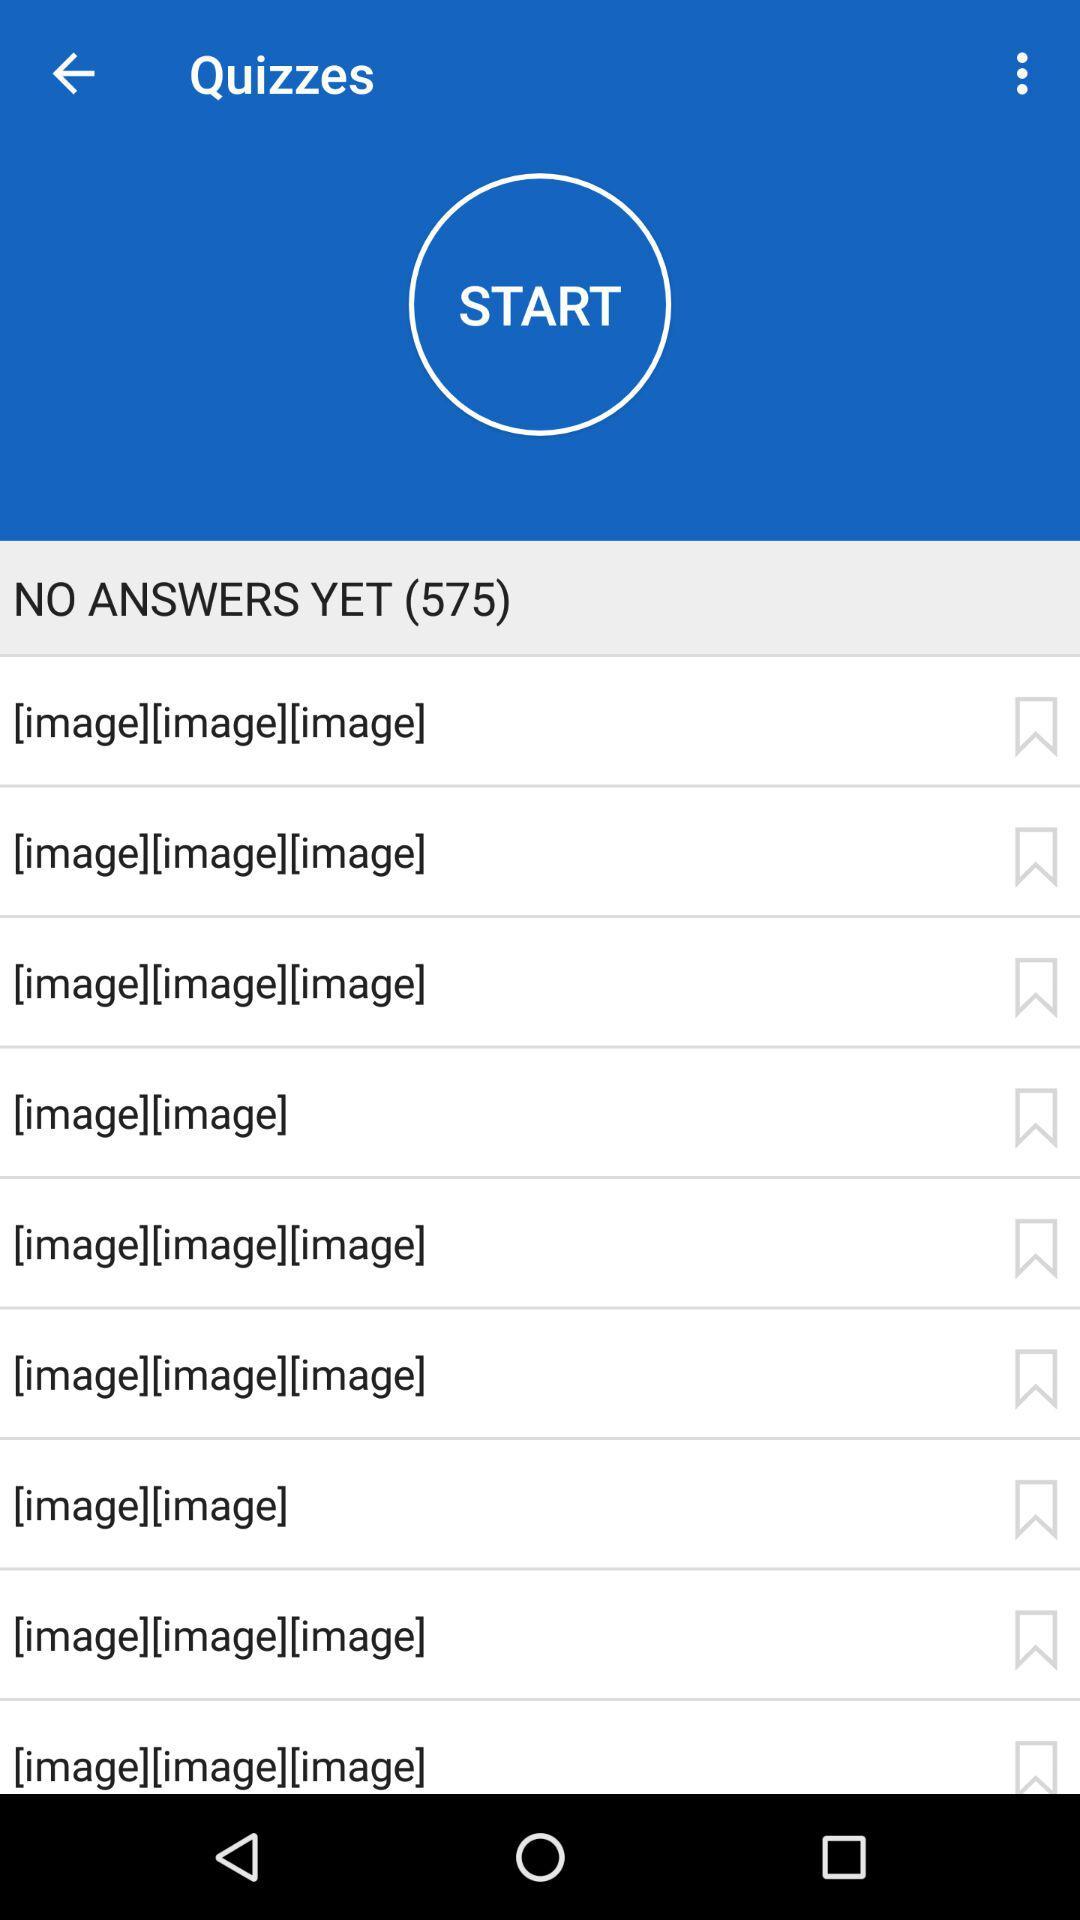  I want to click on flag image, so click(1035, 988).